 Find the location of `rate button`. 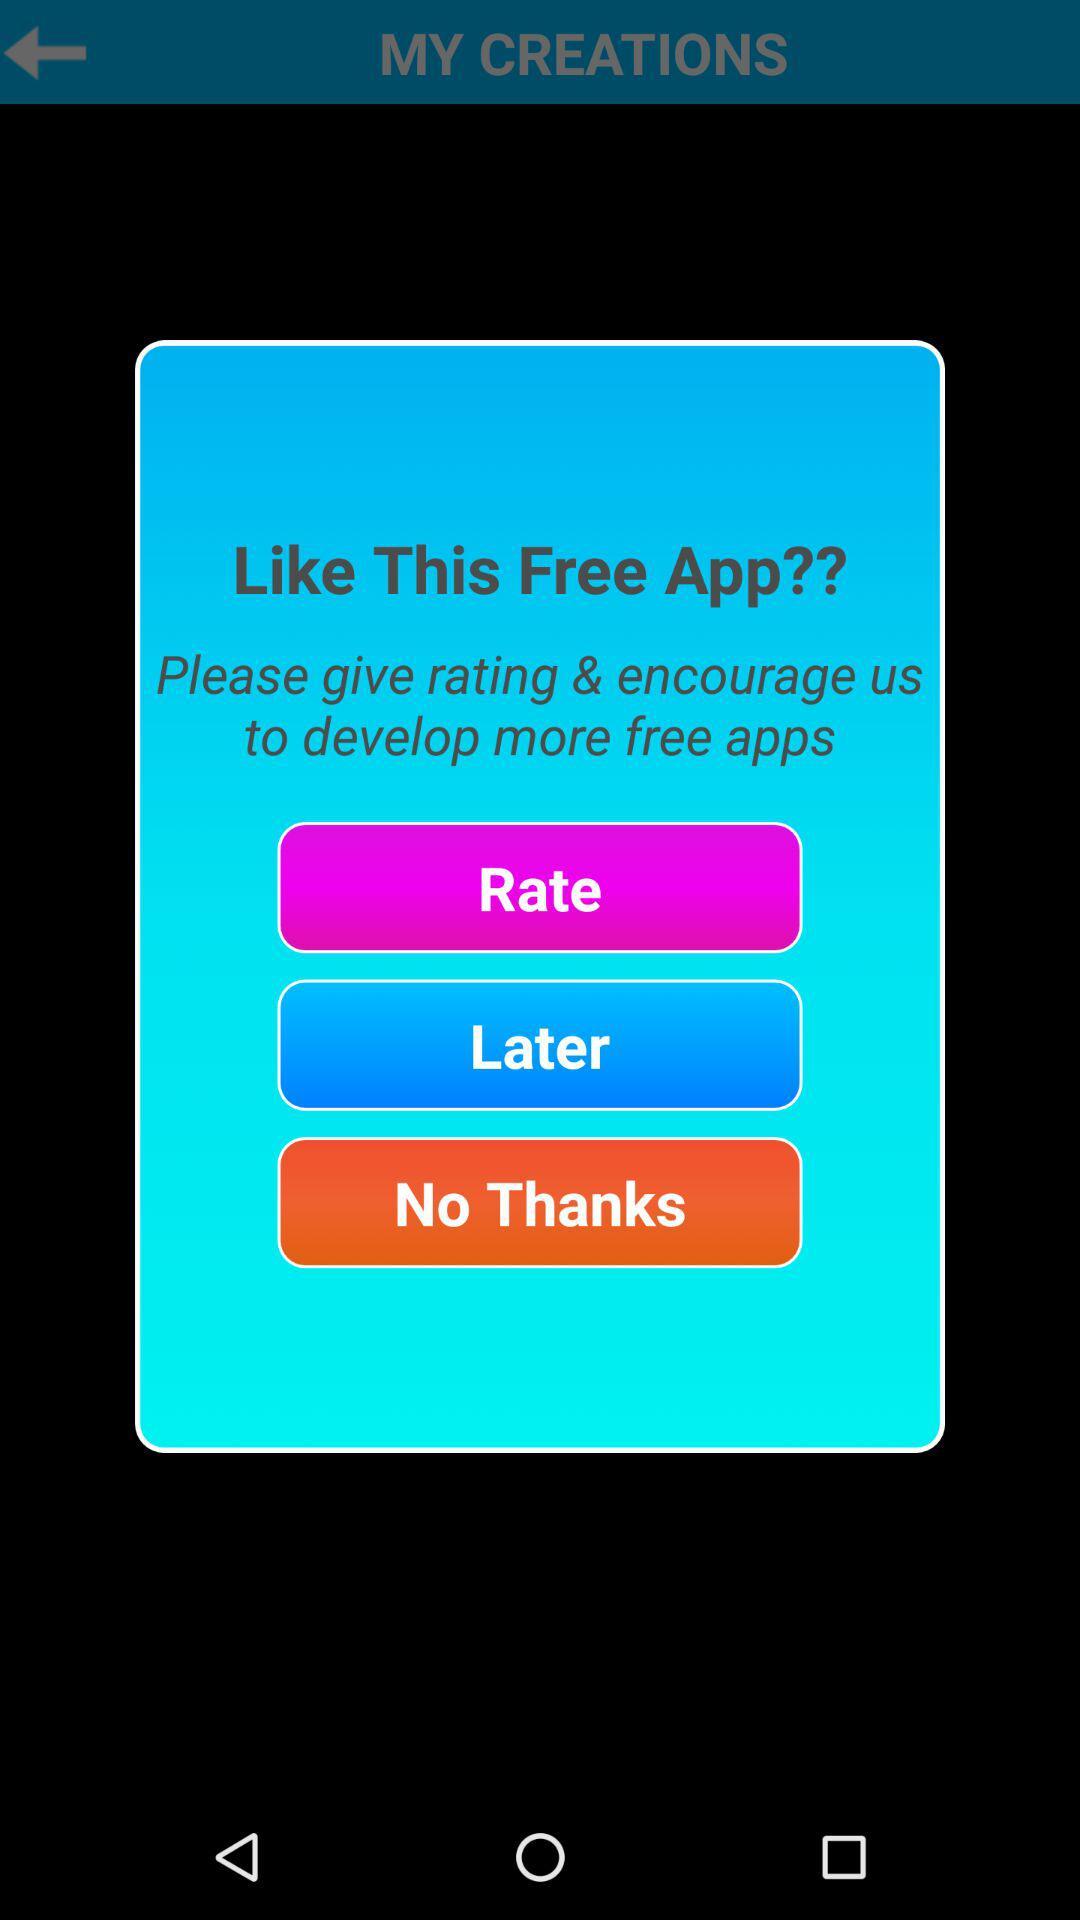

rate button is located at coordinates (540, 886).